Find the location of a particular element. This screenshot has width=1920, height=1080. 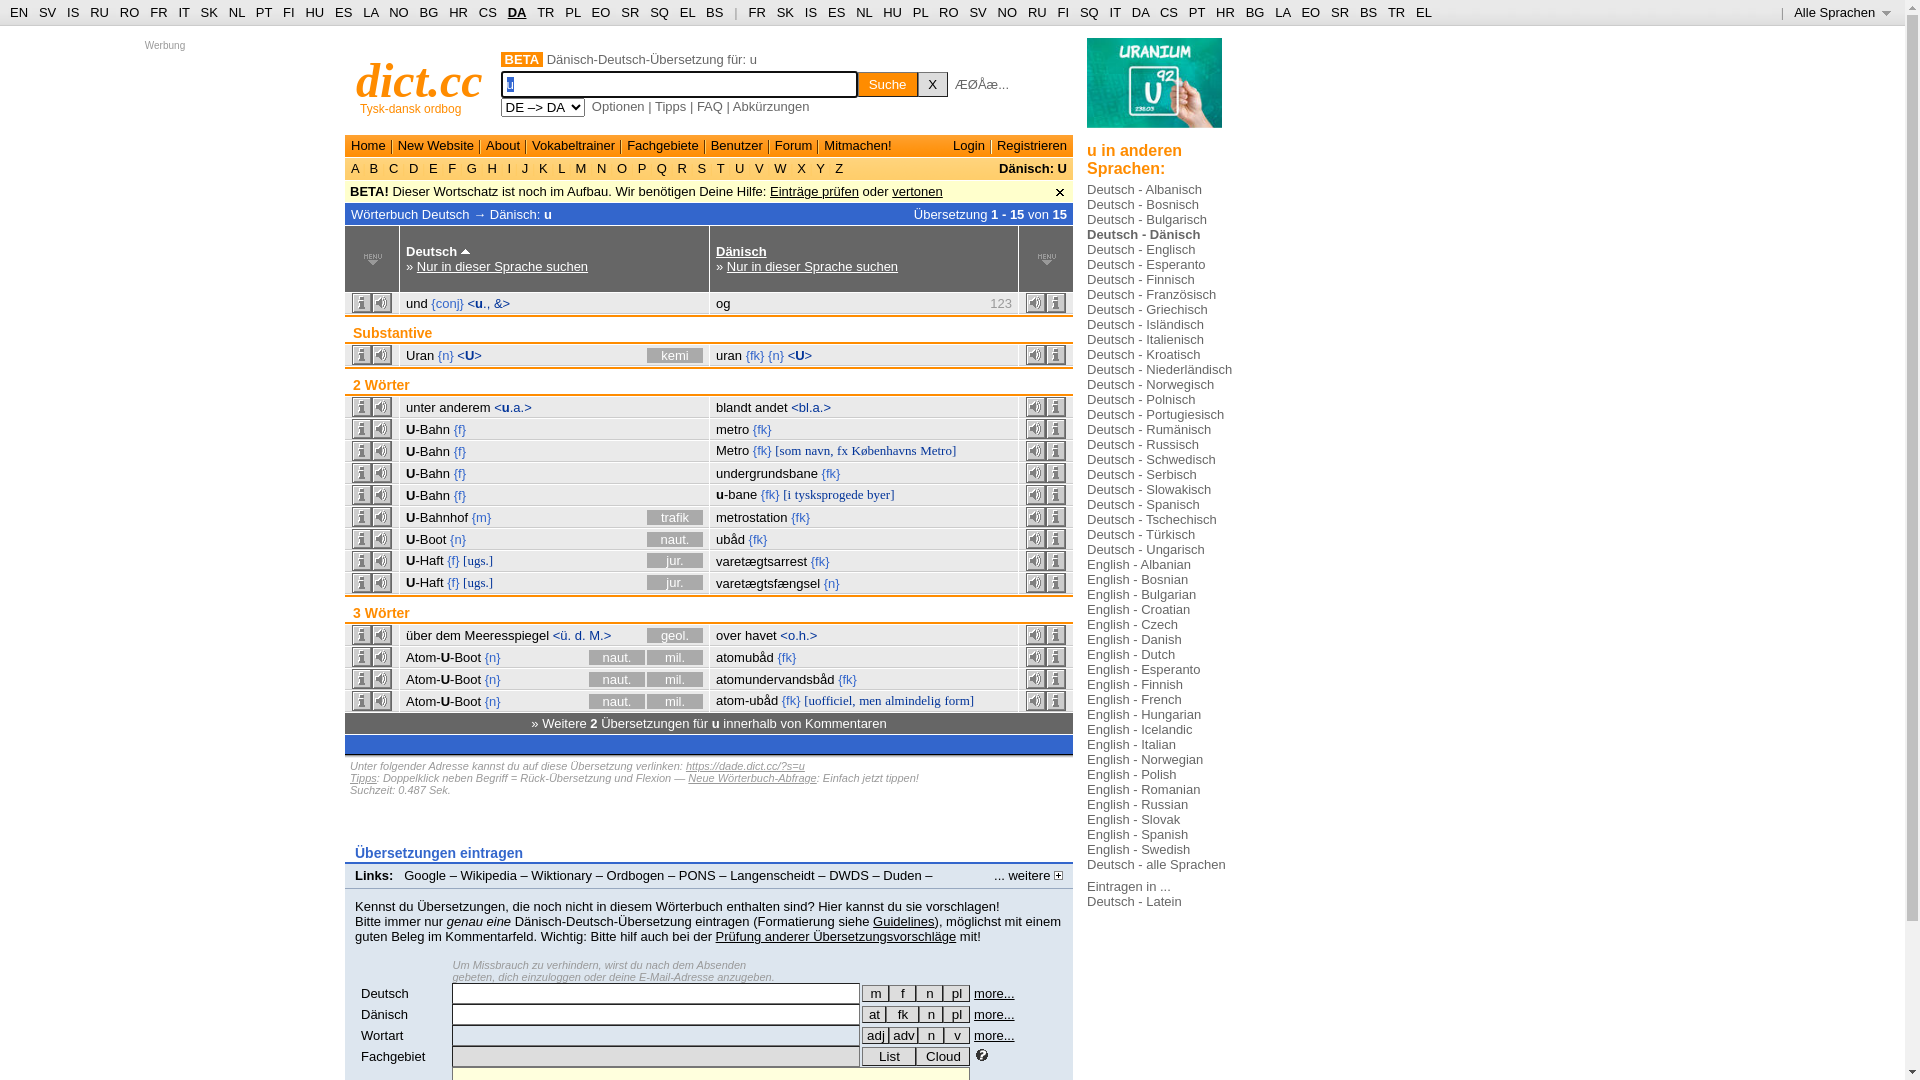

'naut.' is located at coordinates (616, 678).